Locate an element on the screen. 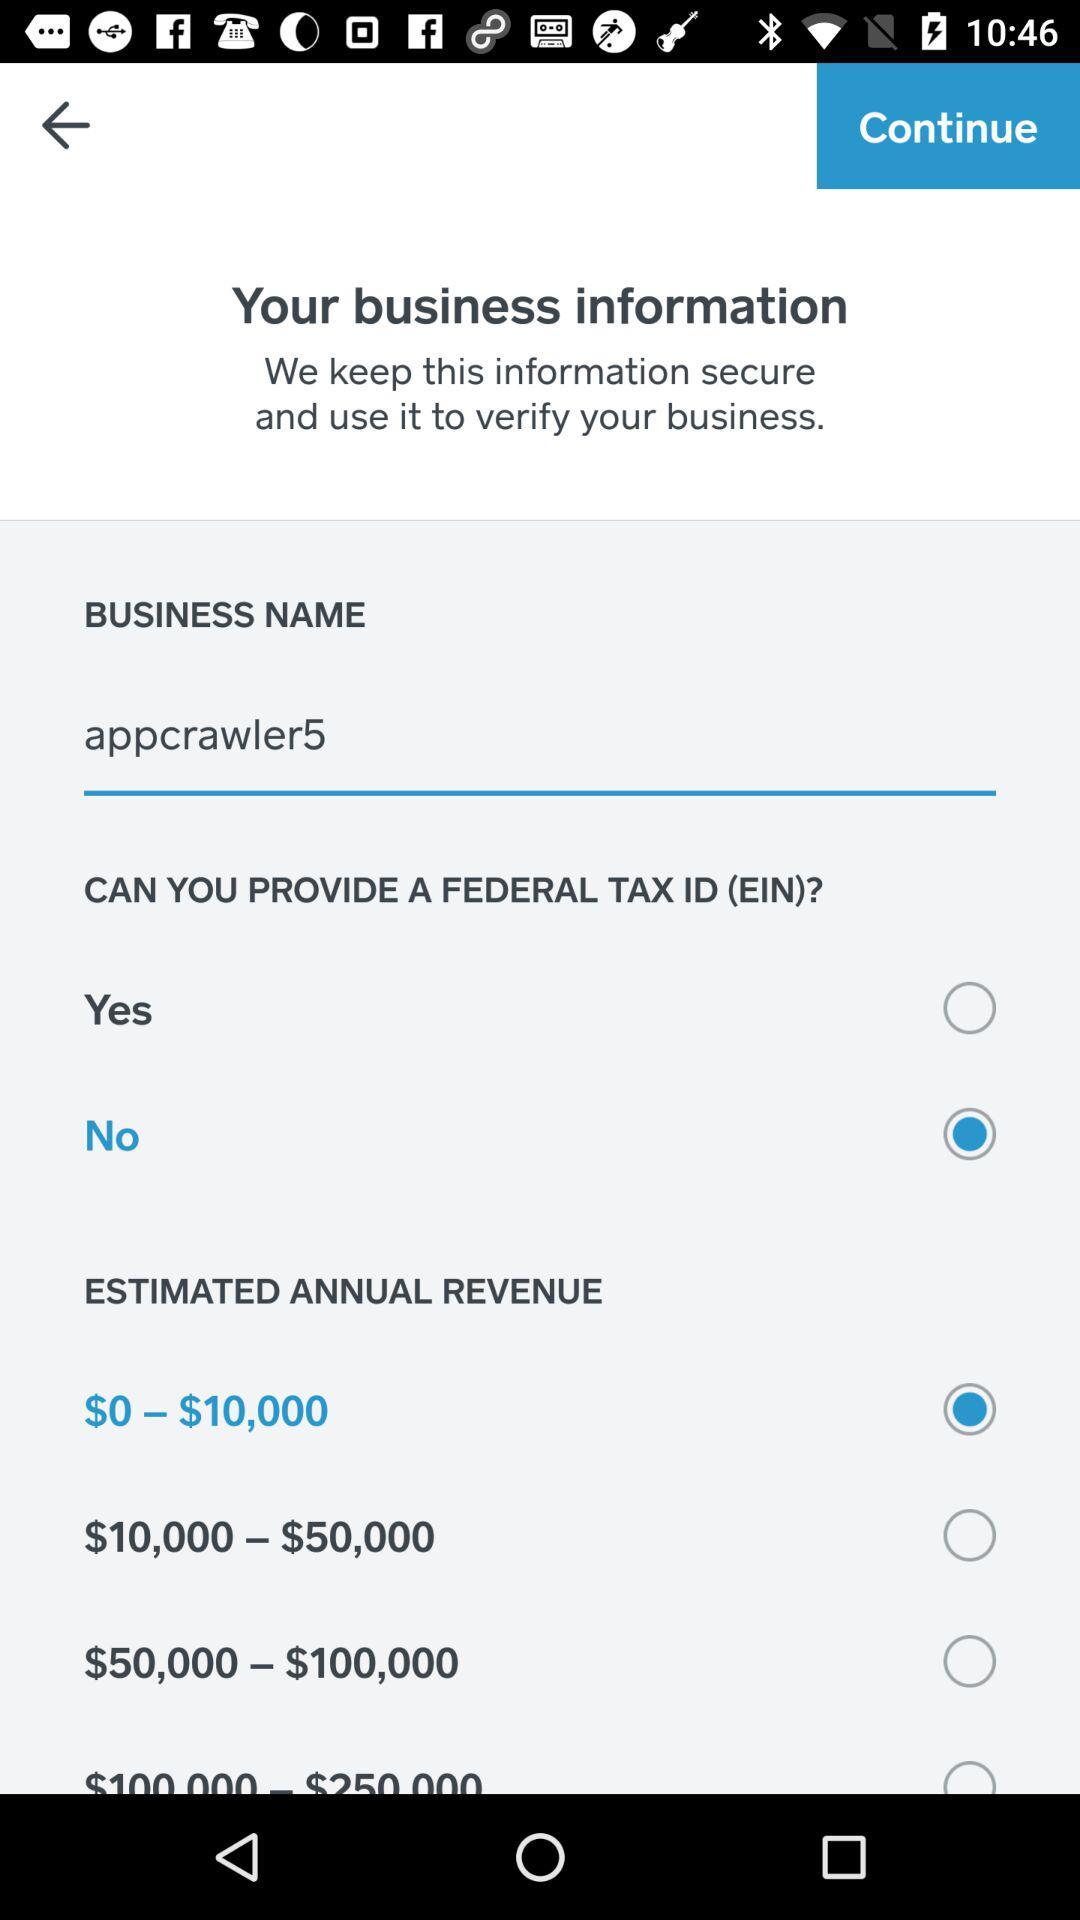 The height and width of the screenshot is (1920, 1080). continue is located at coordinates (947, 124).